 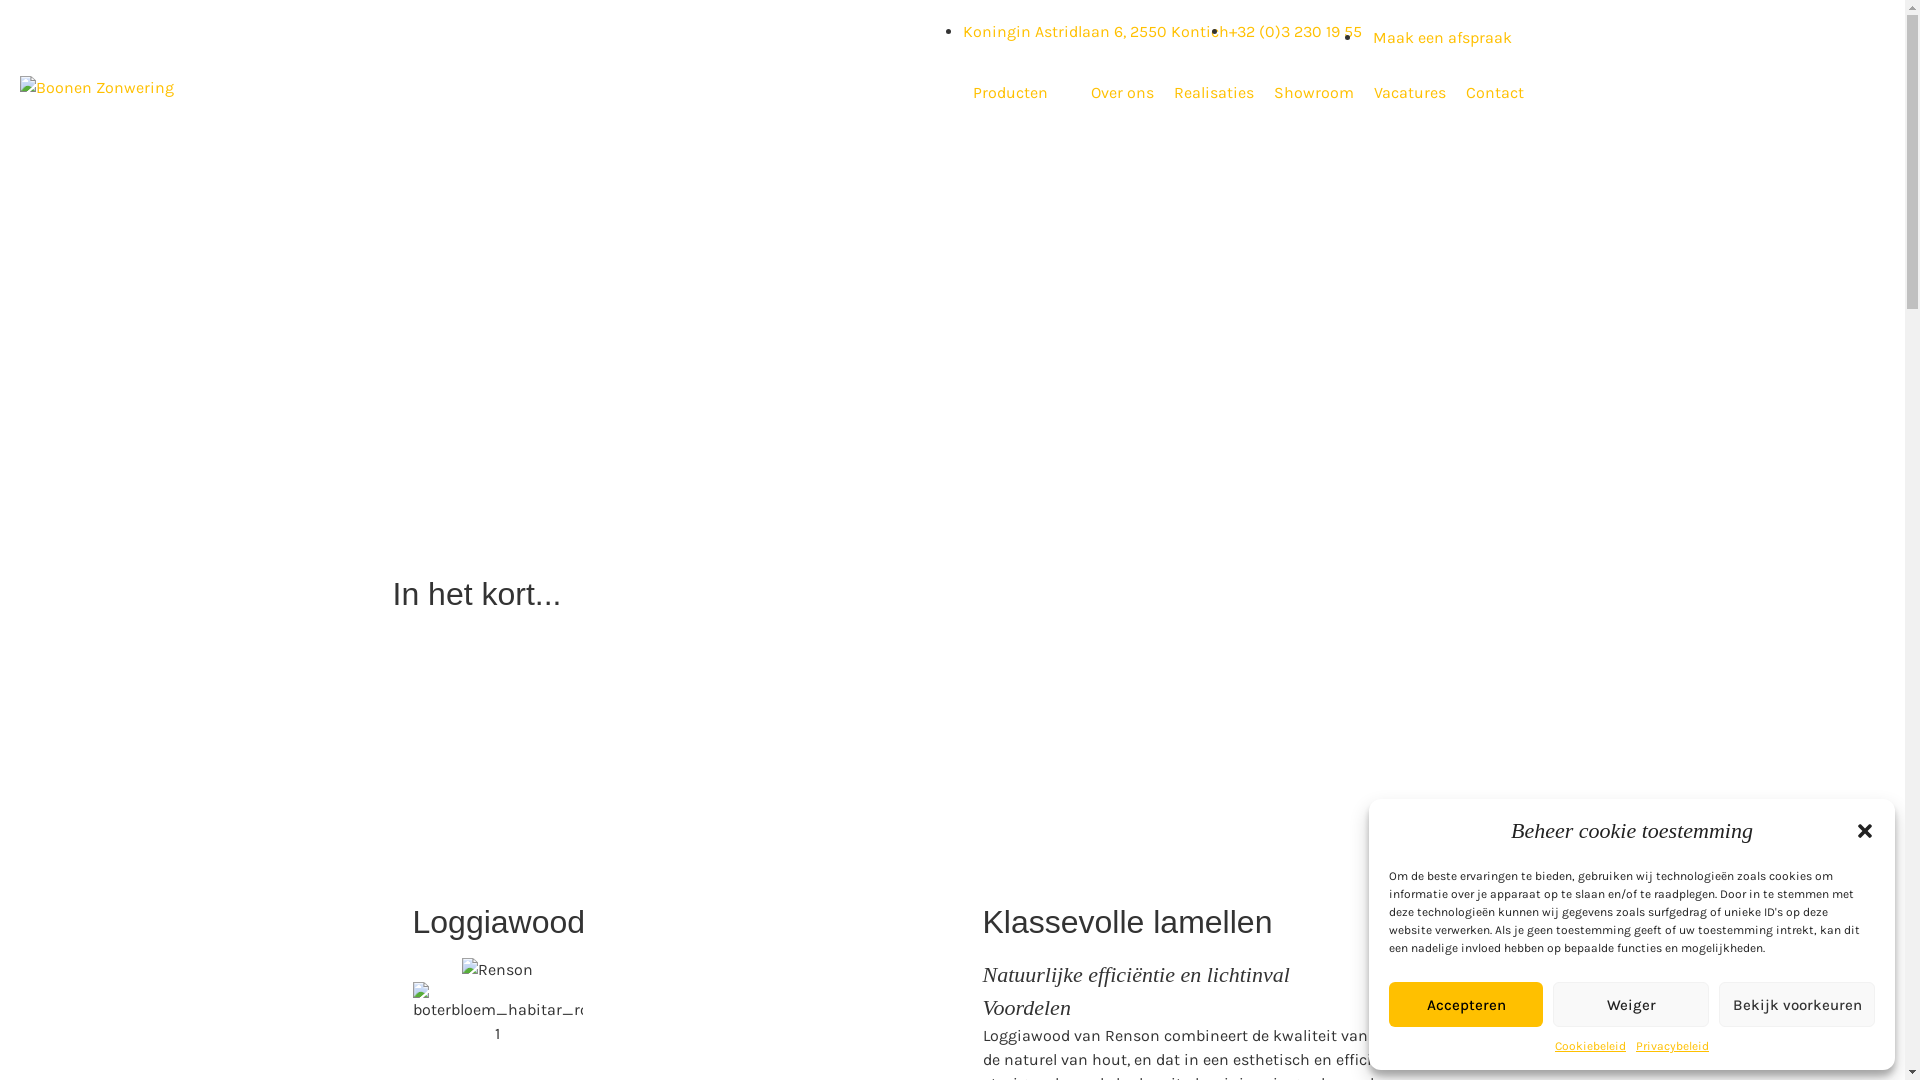 What do you see at coordinates (1294, 31) in the screenshot?
I see `'+32 (0)3 230 19 55'` at bounding box center [1294, 31].